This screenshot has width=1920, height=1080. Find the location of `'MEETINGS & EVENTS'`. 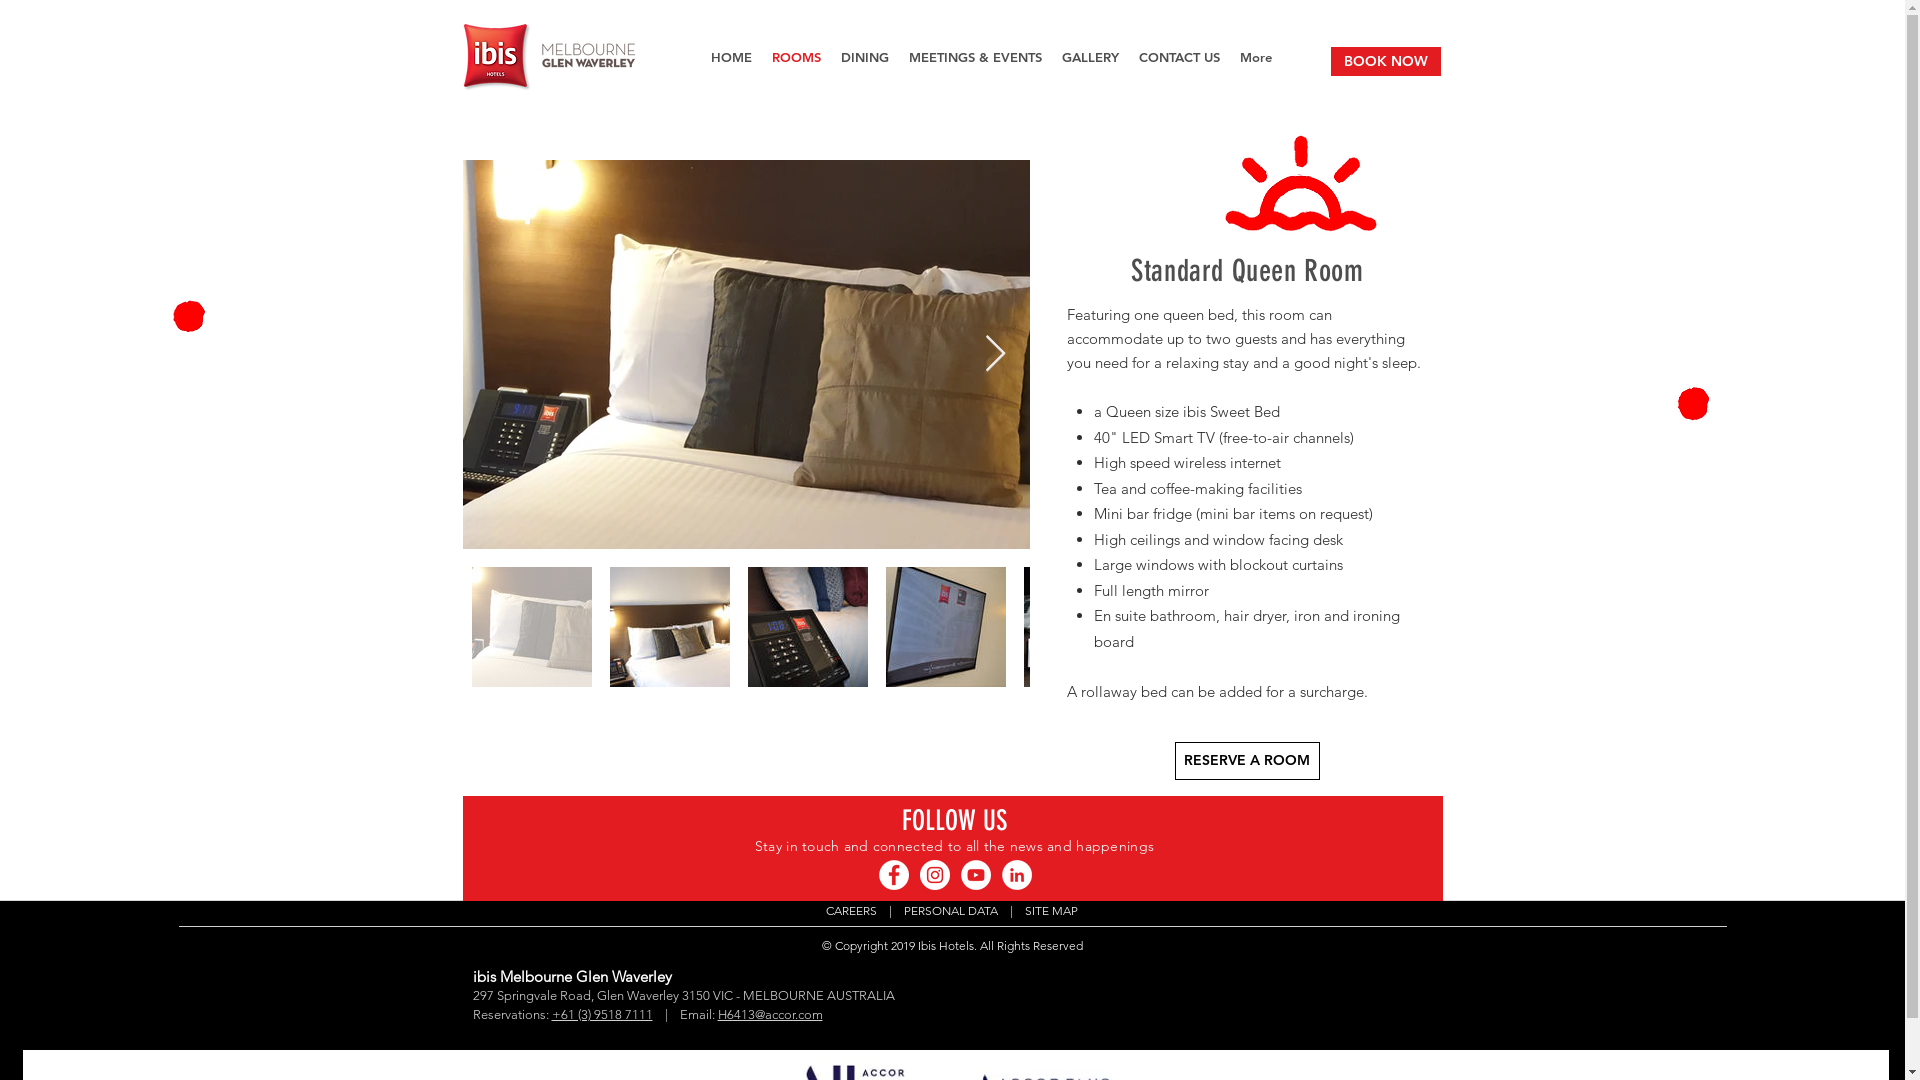

'MEETINGS & EVENTS' is located at coordinates (974, 61).